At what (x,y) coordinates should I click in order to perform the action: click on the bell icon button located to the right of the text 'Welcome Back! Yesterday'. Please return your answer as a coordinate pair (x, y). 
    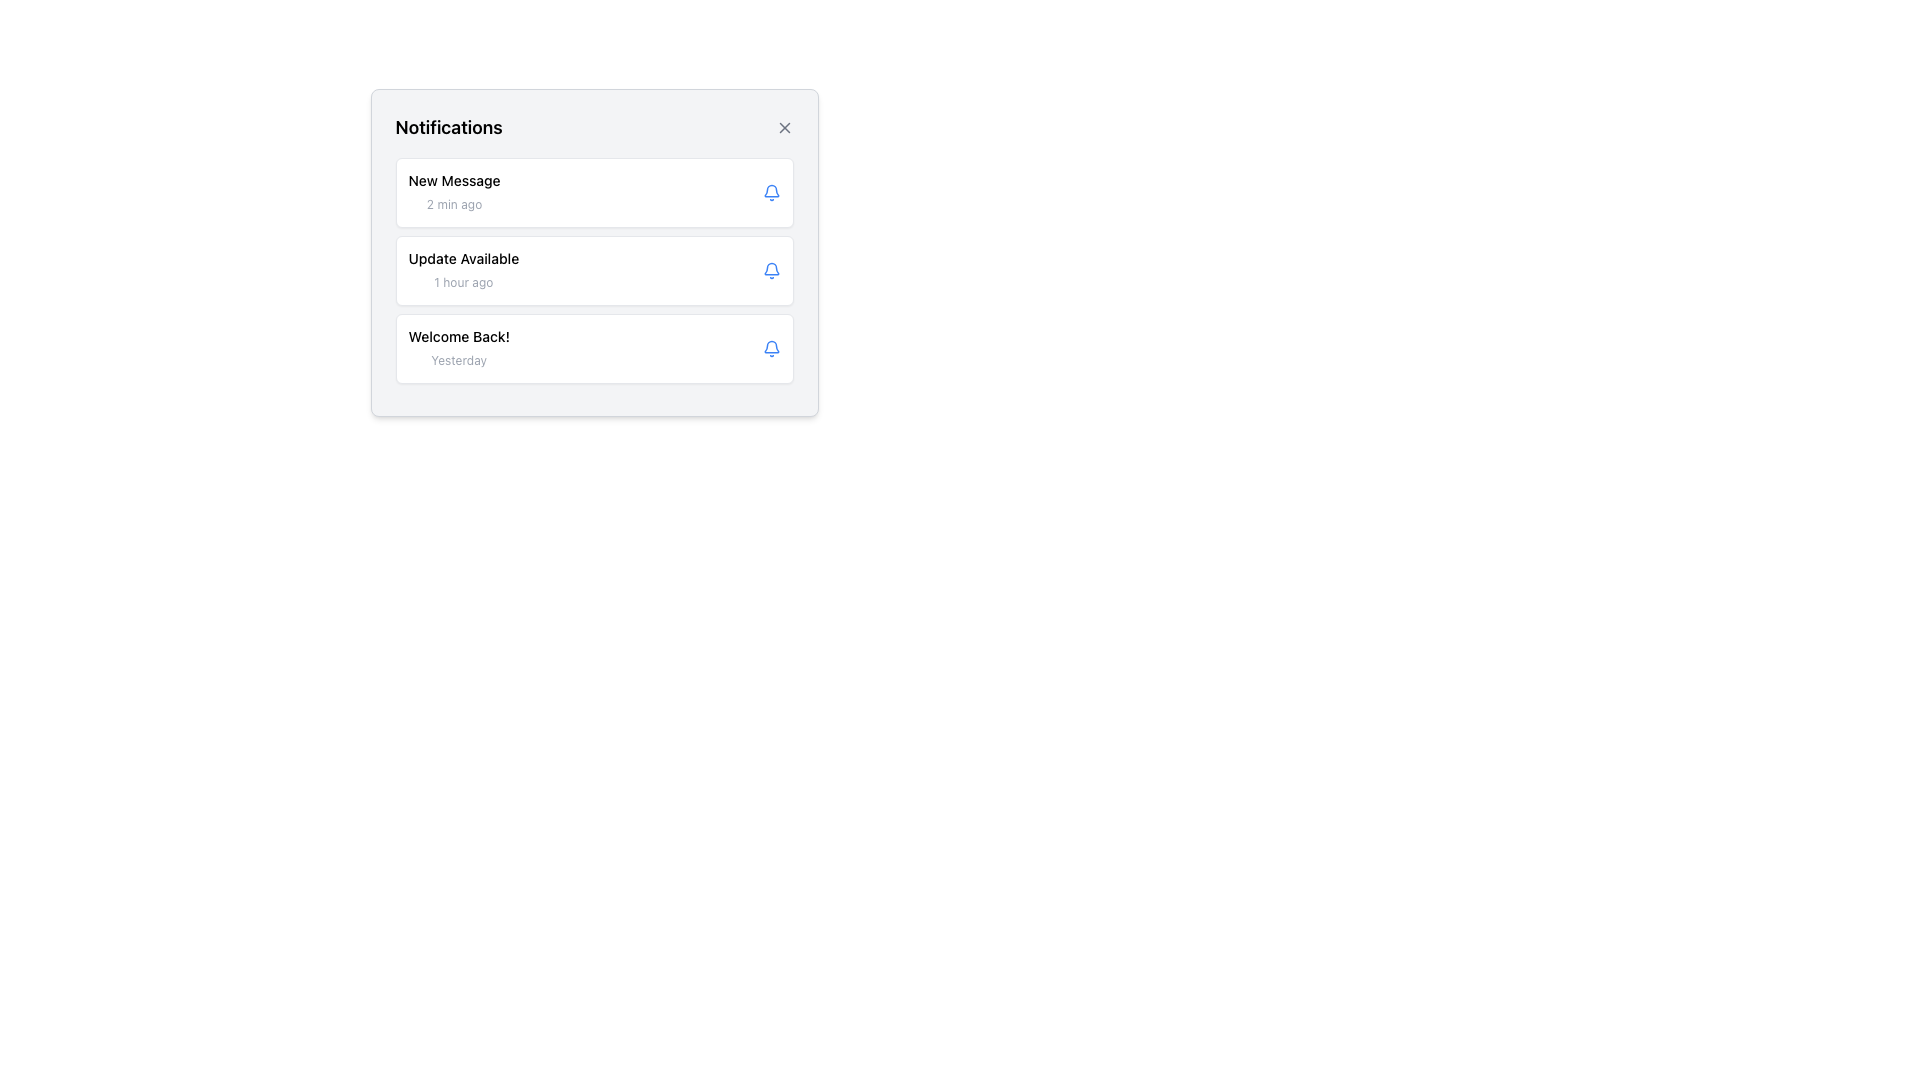
    Looking at the image, I should click on (770, 347).